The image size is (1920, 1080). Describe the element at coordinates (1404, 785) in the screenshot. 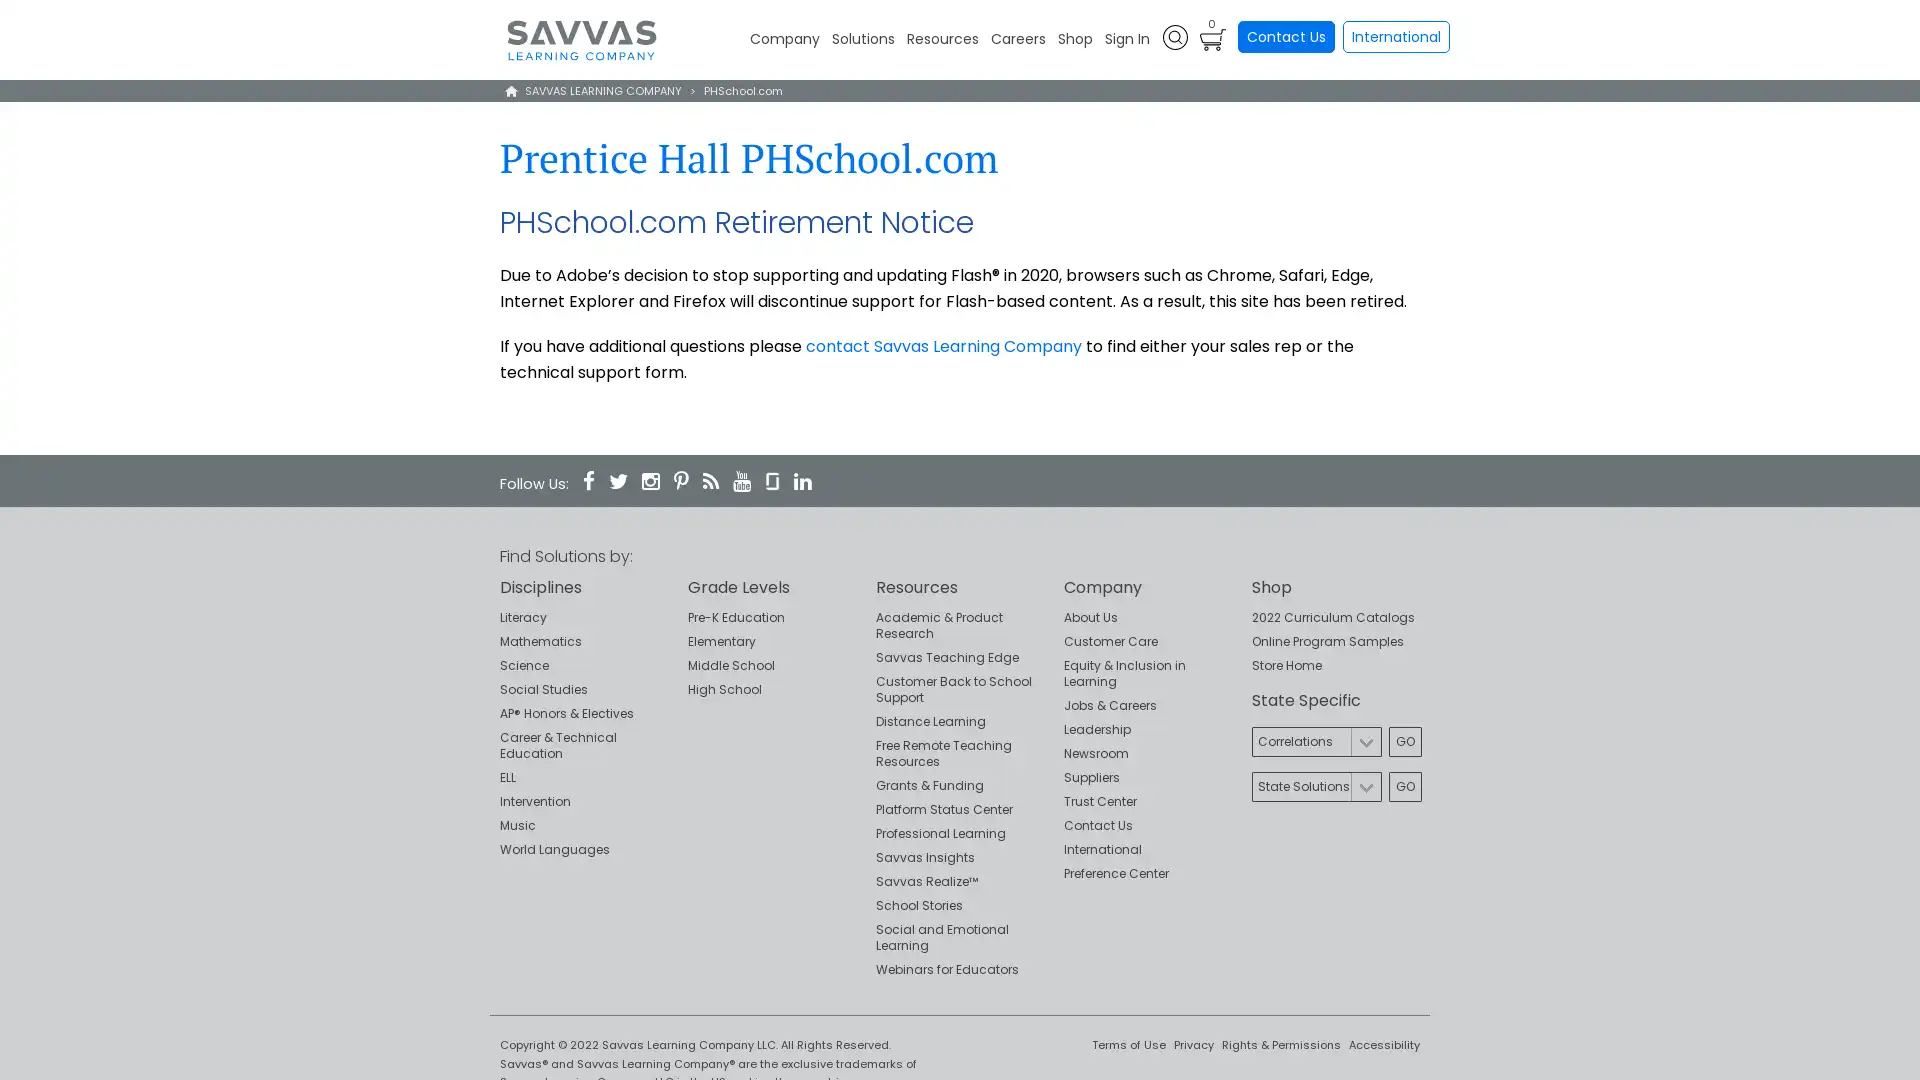

I see `Go` at that location.